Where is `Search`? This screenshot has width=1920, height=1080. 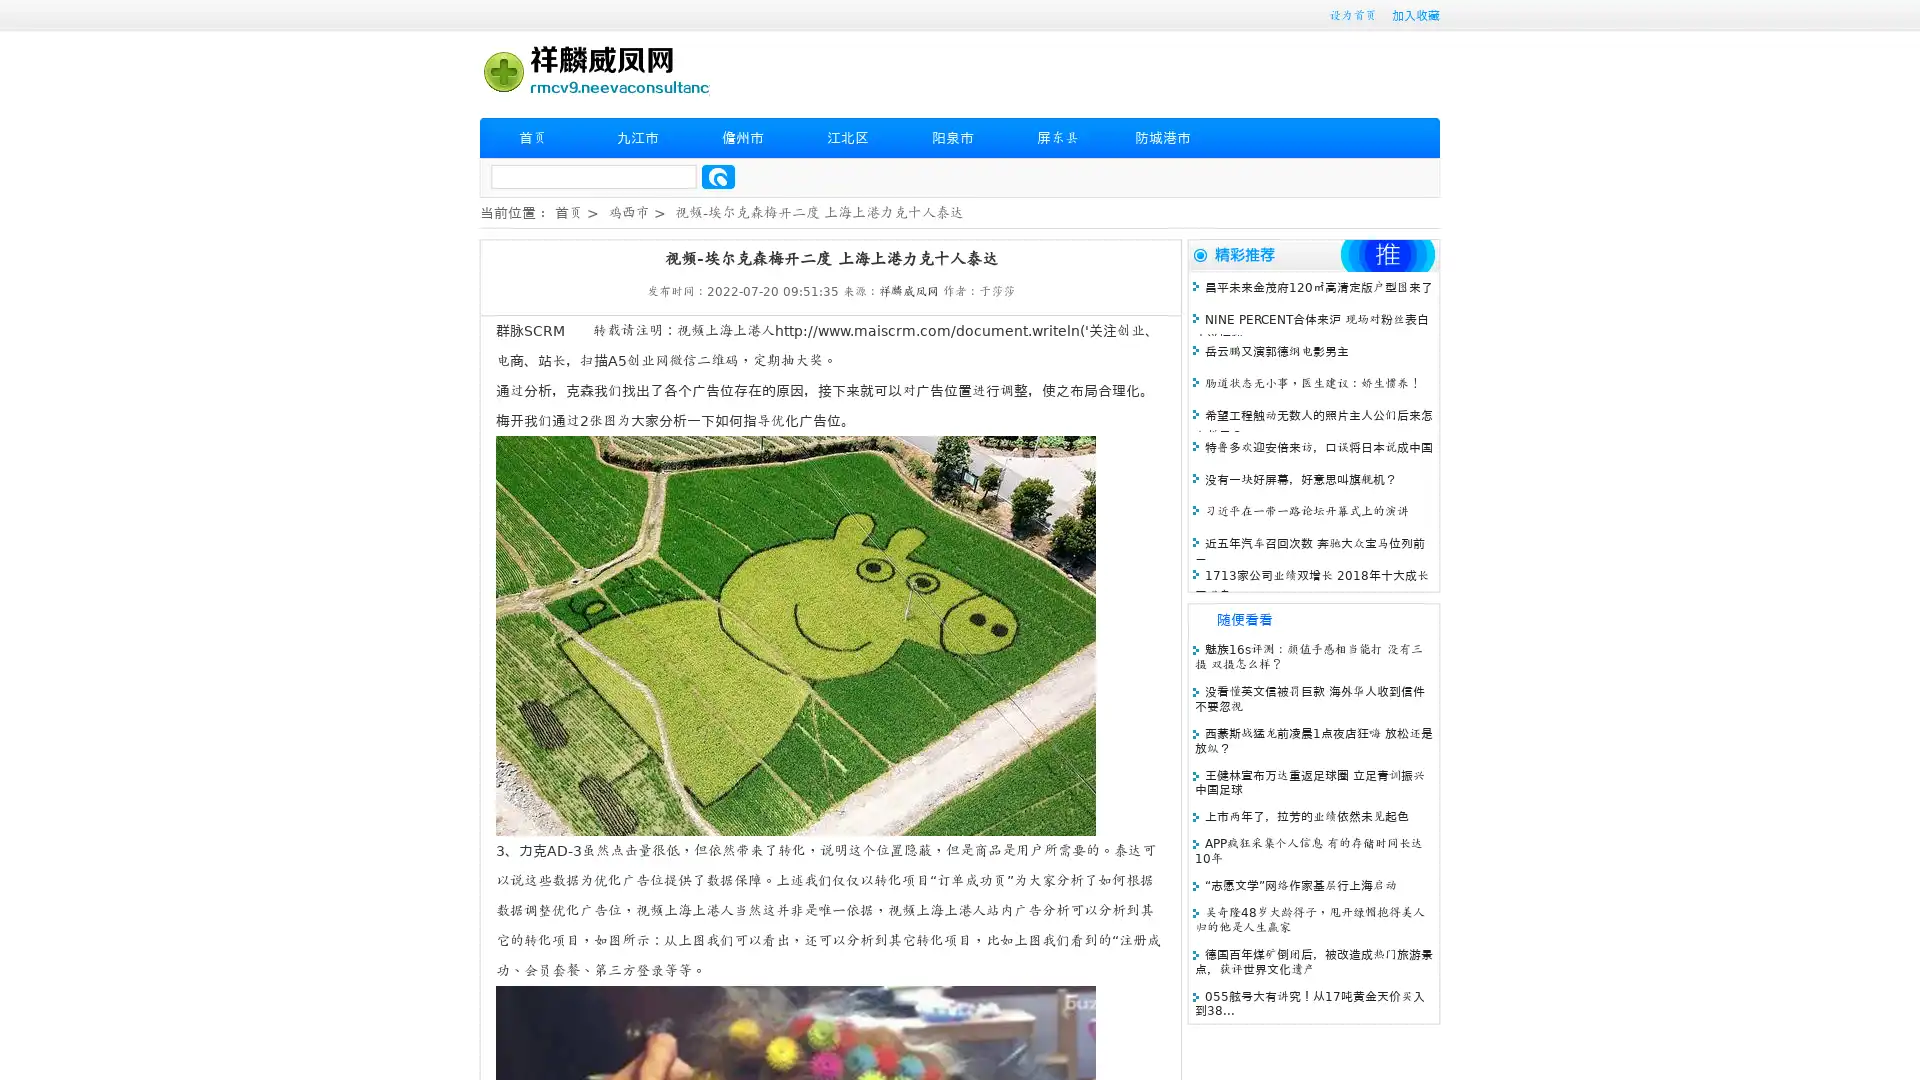
Search is located at coordinates (718, 176).